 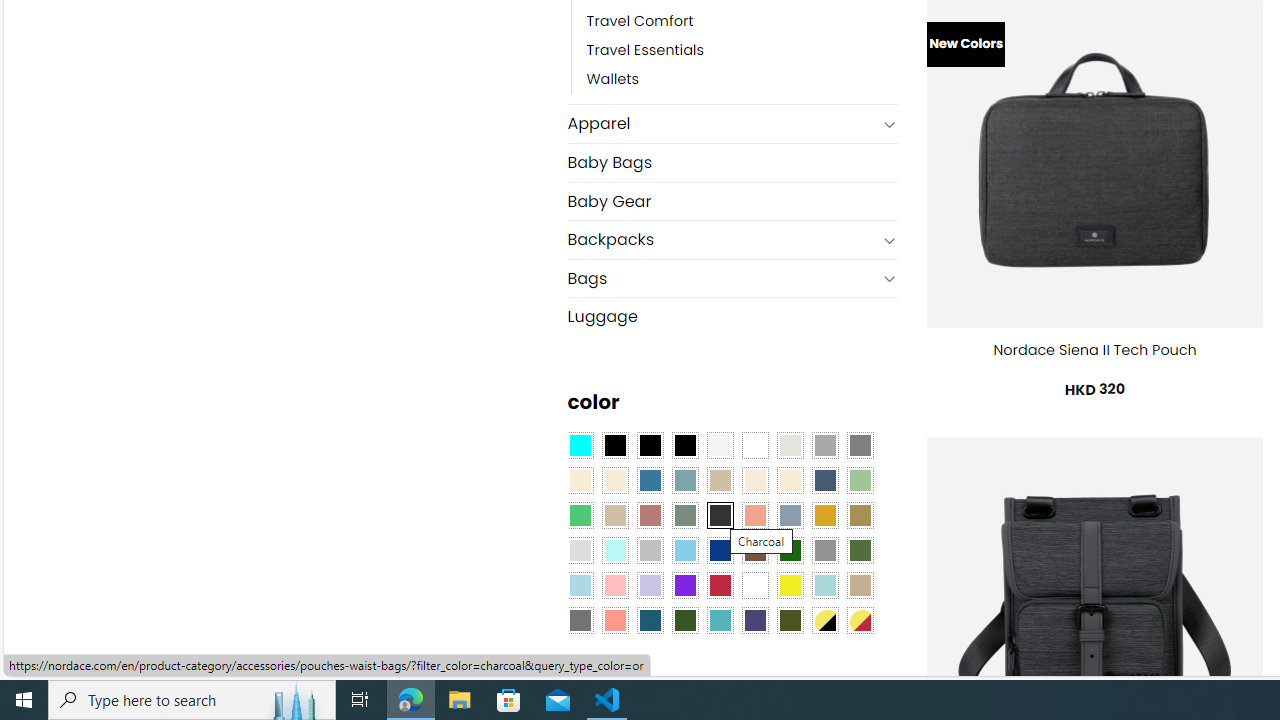 I want to click on 'Green', so click(x=860, y=550).